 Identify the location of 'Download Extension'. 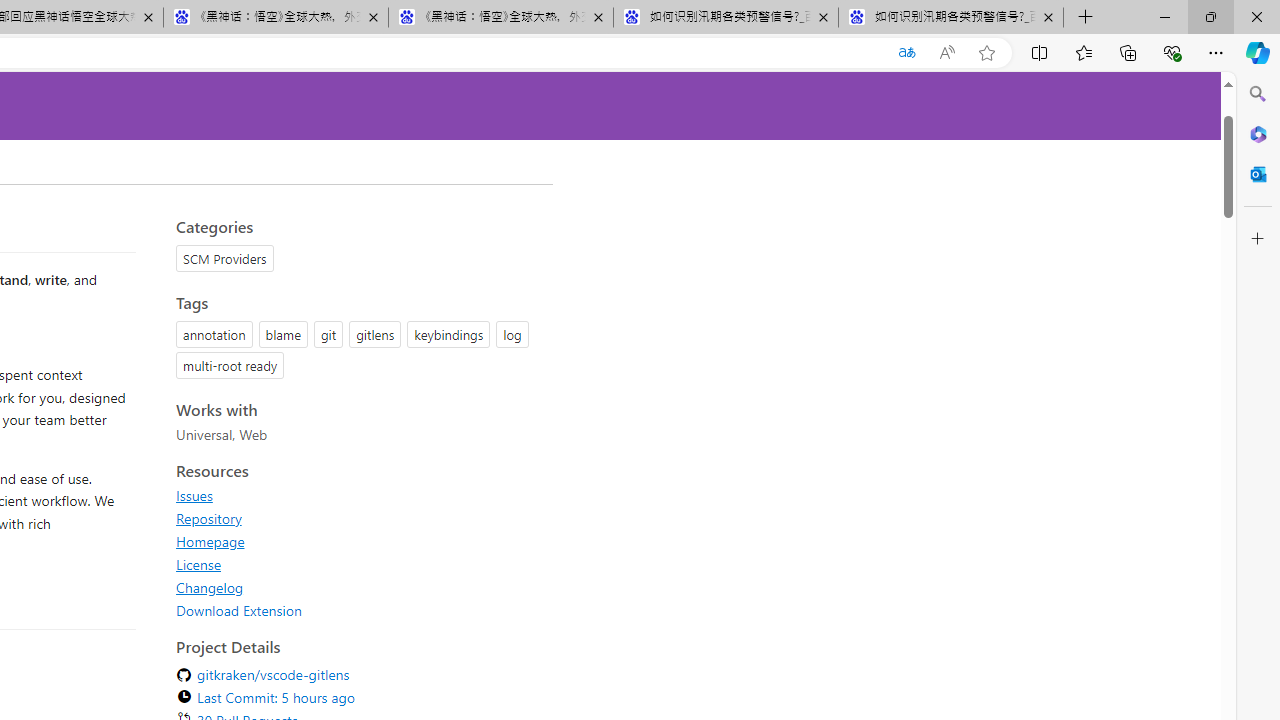
(239, 609).